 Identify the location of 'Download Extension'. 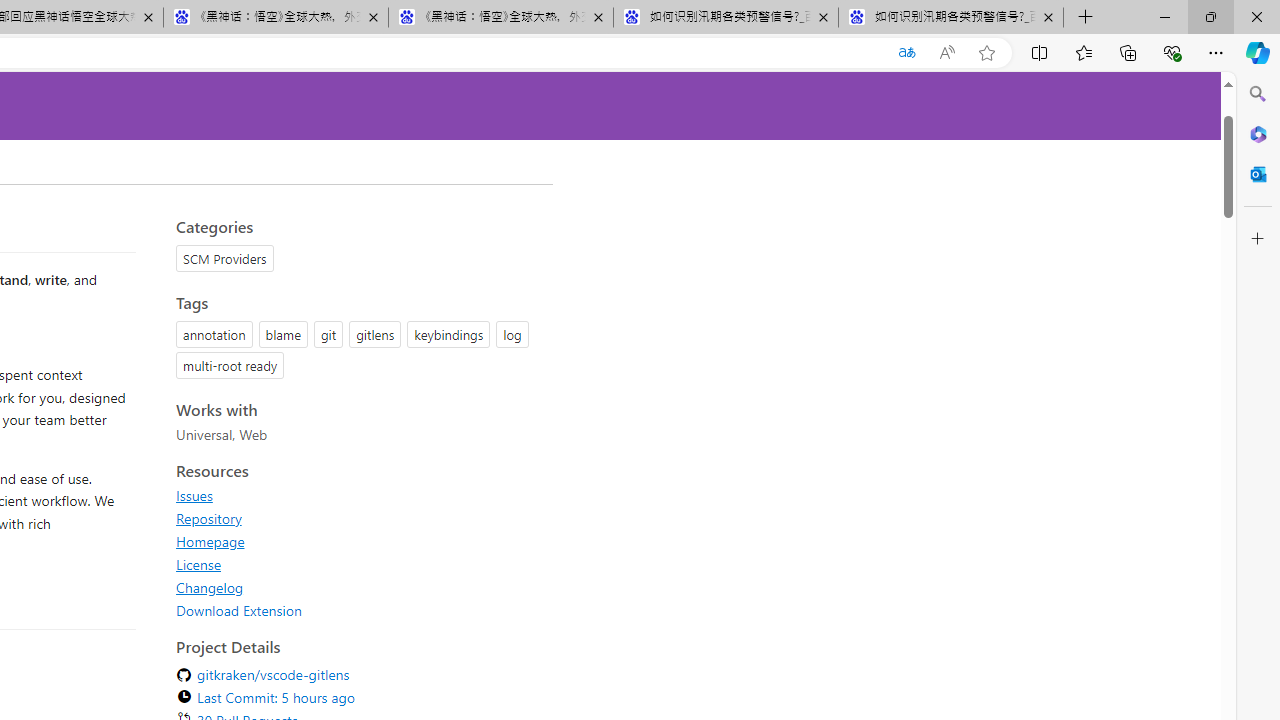
(239, 609).